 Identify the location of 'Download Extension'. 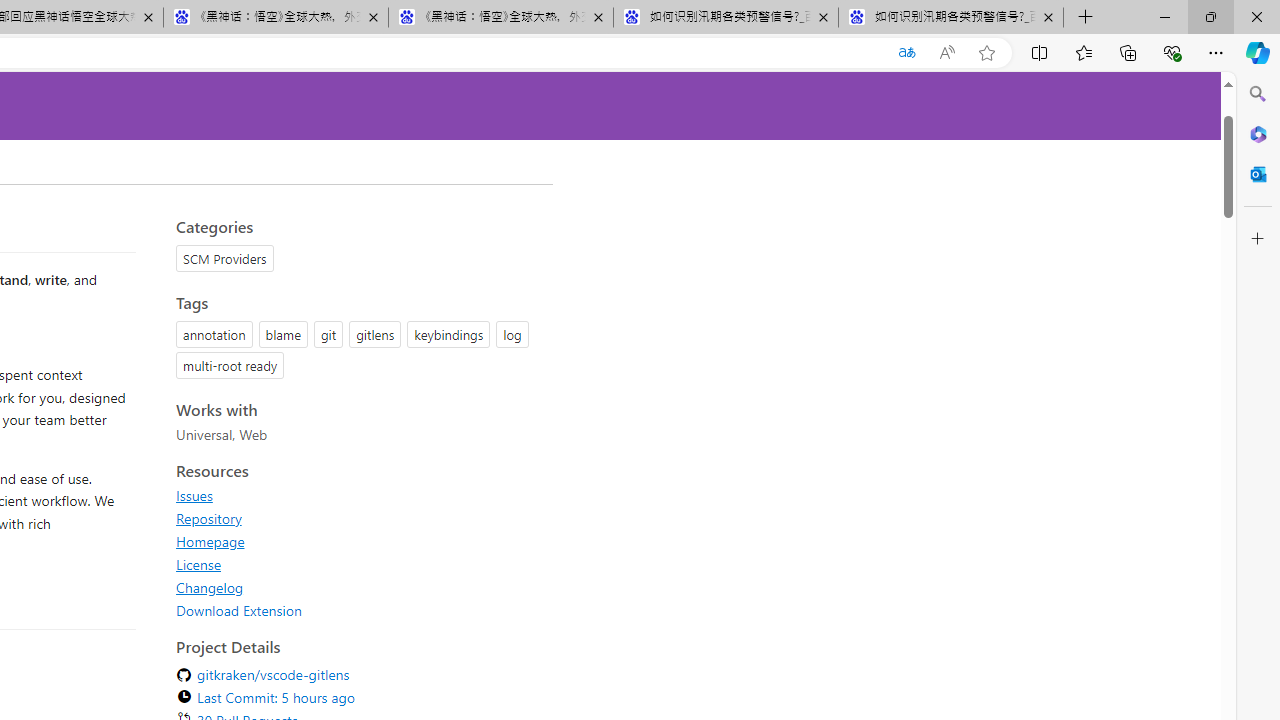
(239, 609).